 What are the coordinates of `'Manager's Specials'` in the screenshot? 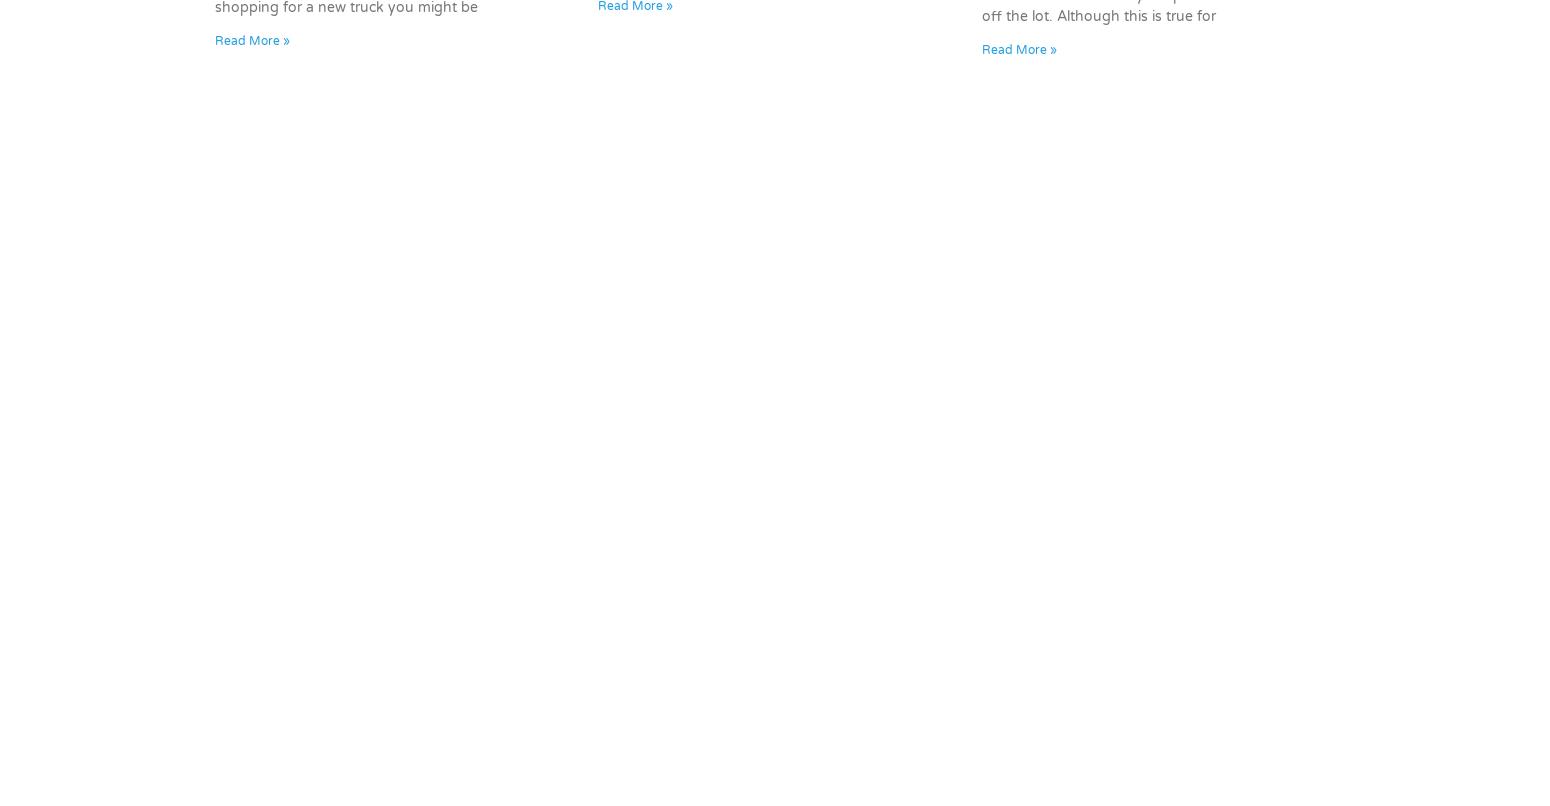 It's located at (383, 610).